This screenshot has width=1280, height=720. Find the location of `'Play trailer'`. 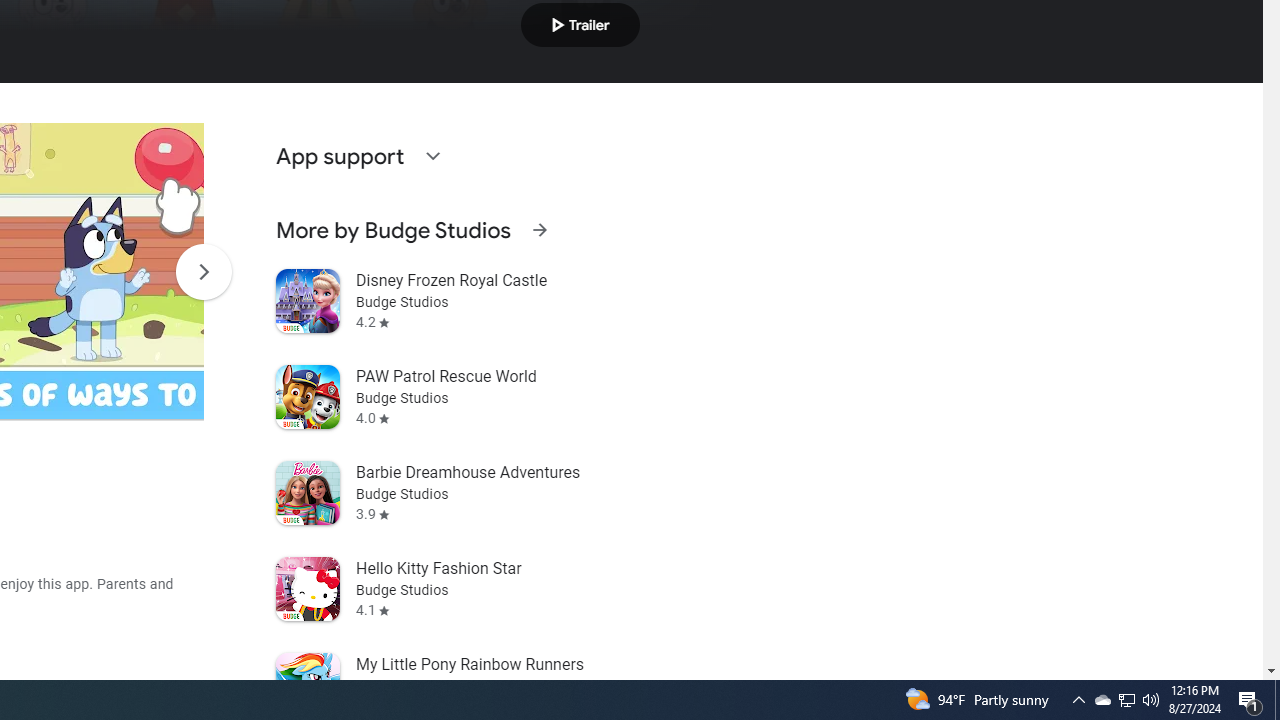

'Play trailer' is located at coordinates (579, 24).